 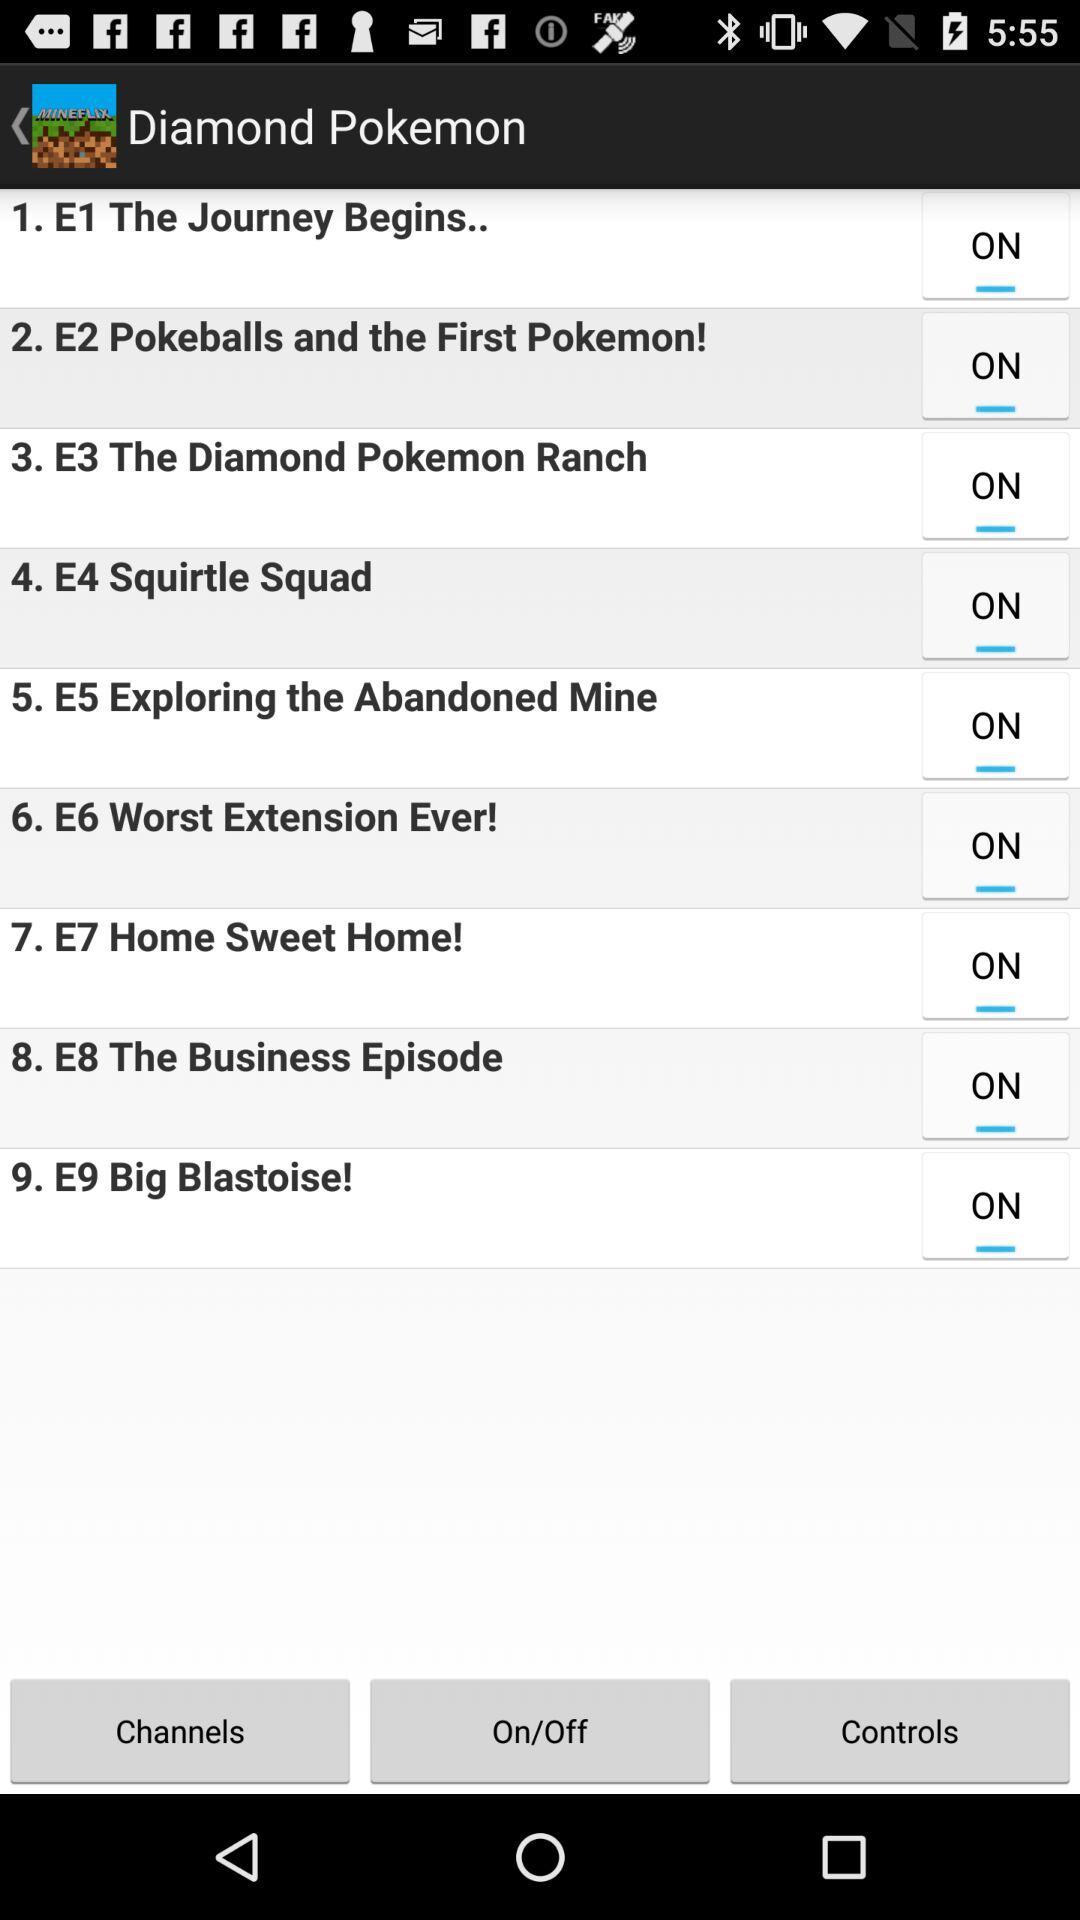 I want to click on app below the 1 e1 the app, so click(x=352, y=368).